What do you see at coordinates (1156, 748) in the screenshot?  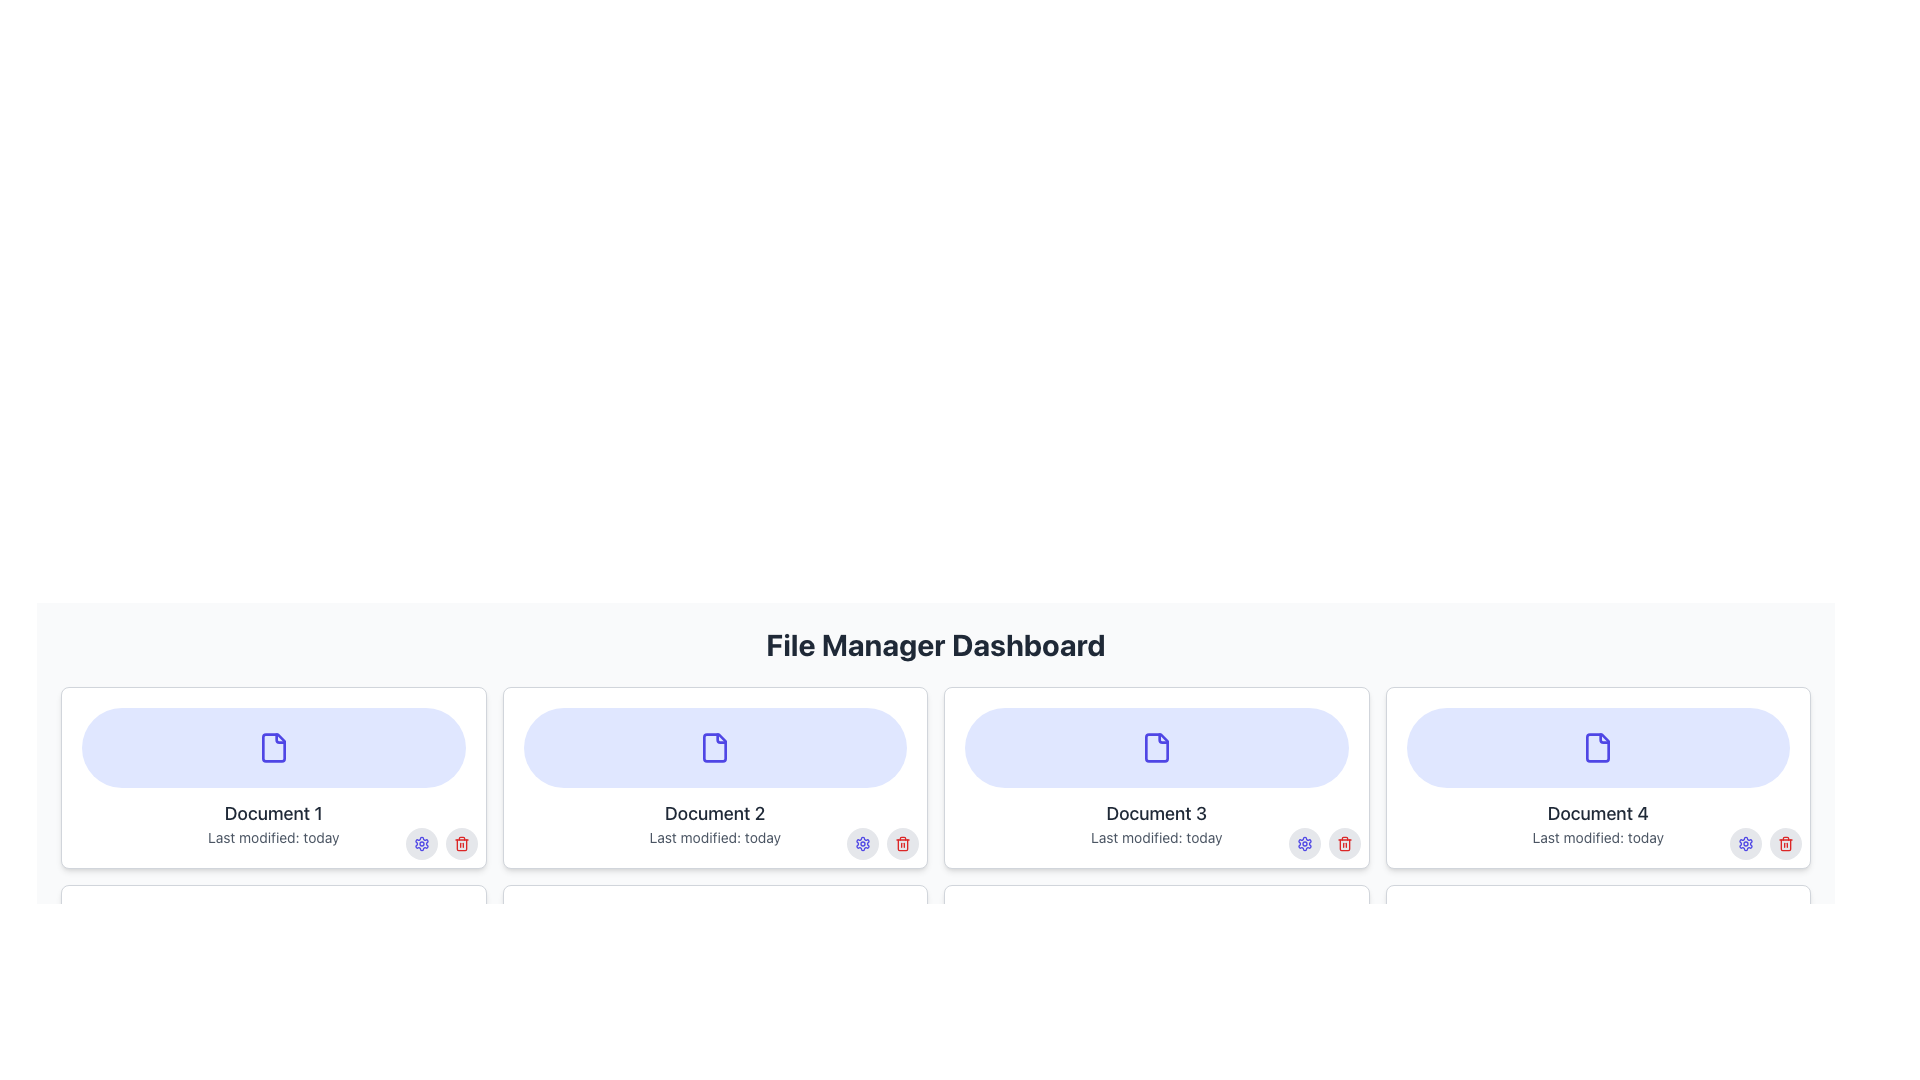 I see `the file icon representing the card labeled 'Document 3', located at the center-top of the light blue background area` at bounding box center [1156, 748].